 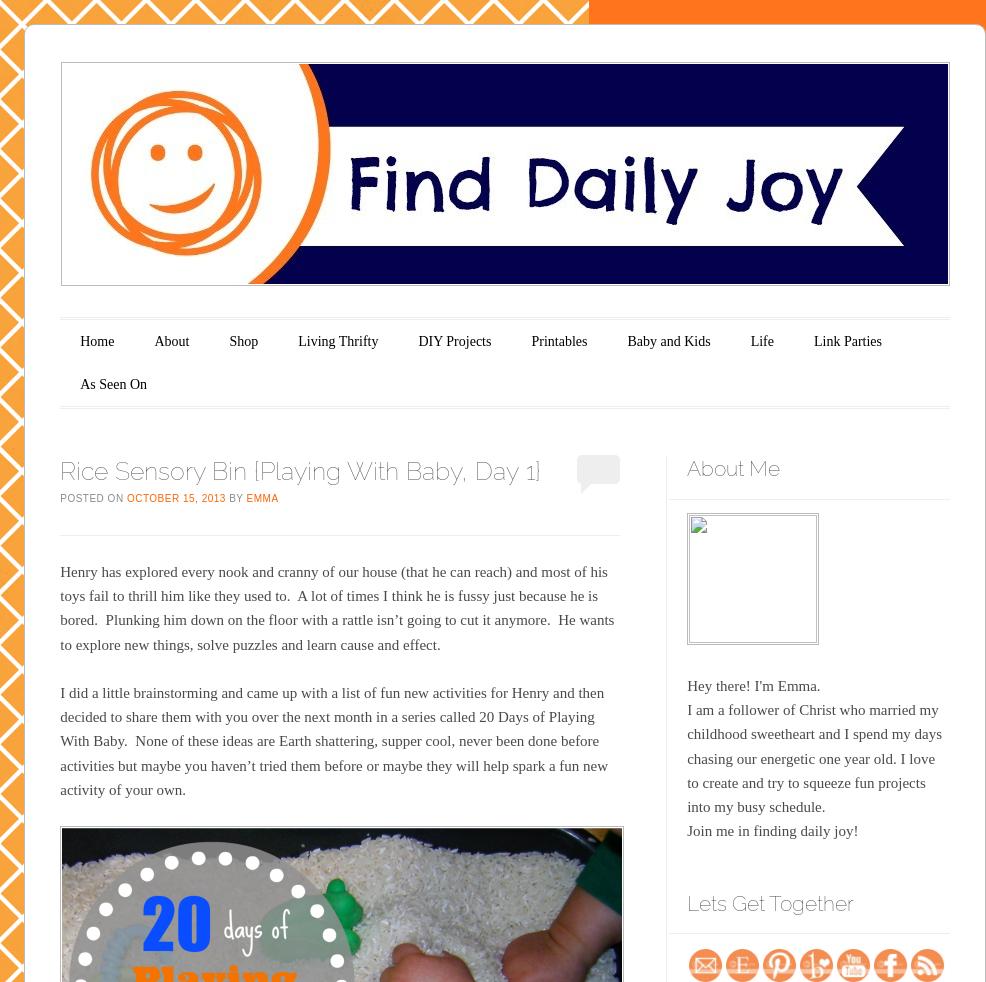 What do you see at coordinates (228, 496) in the screenshot?
I see `'by'` at bounding box center [228, 496].